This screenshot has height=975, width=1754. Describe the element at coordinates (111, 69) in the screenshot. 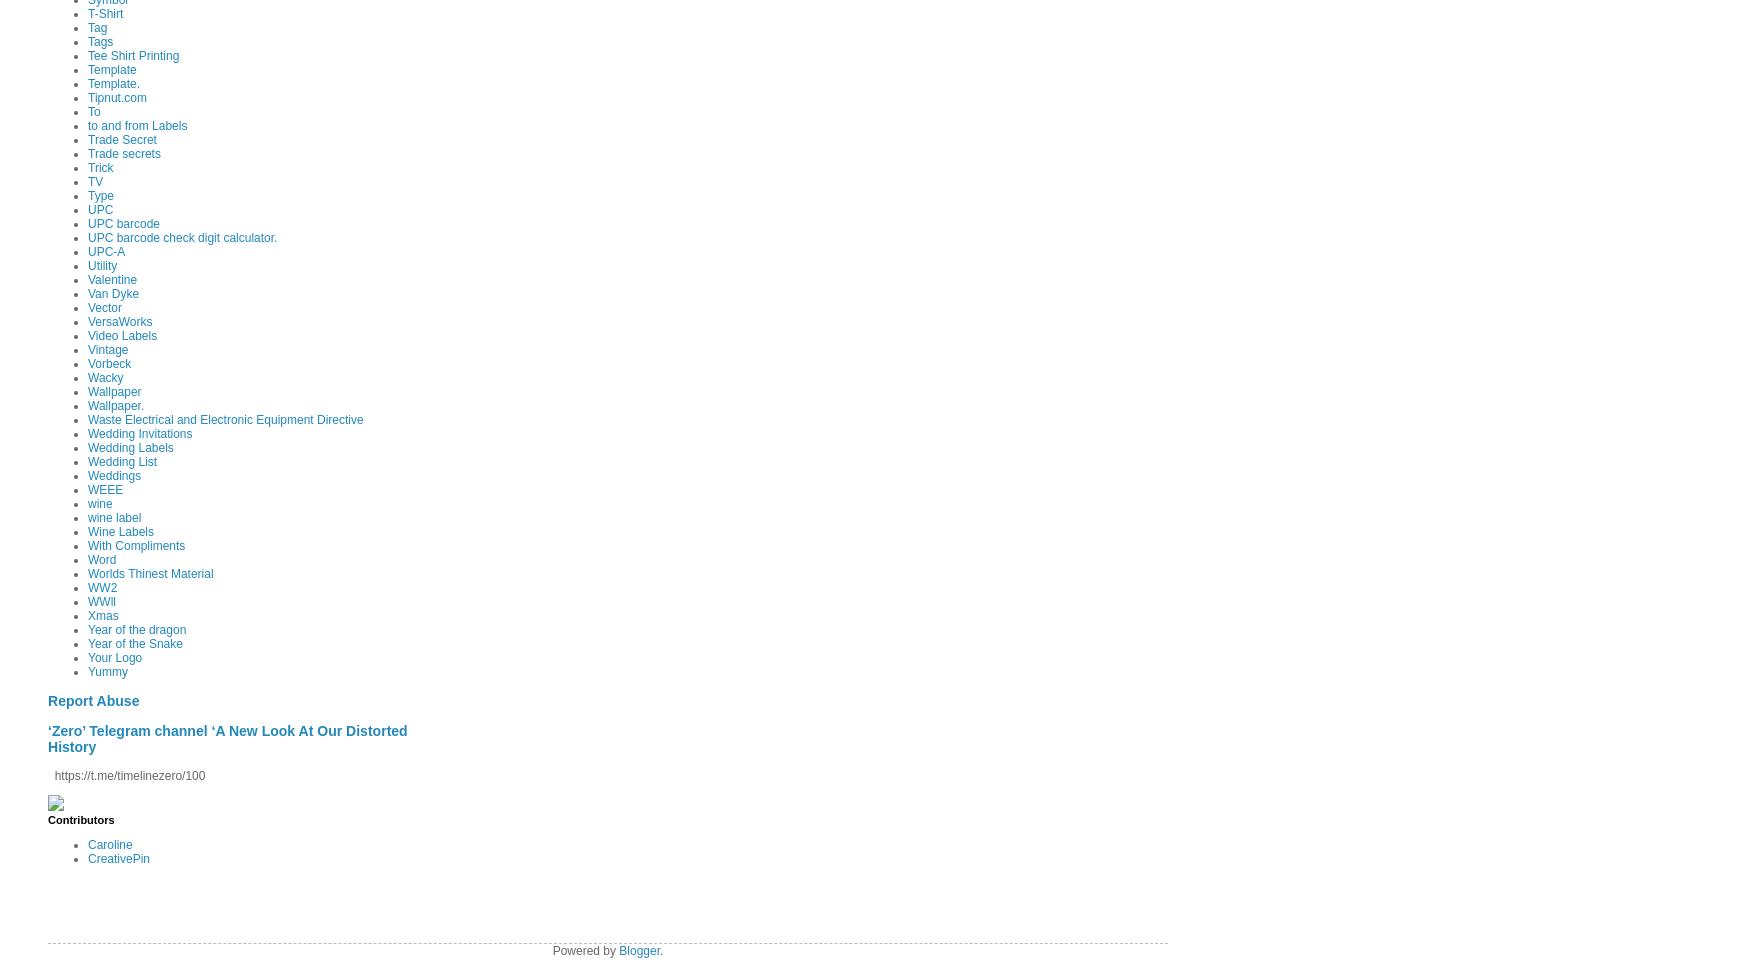

I see `'Template'` at that location.